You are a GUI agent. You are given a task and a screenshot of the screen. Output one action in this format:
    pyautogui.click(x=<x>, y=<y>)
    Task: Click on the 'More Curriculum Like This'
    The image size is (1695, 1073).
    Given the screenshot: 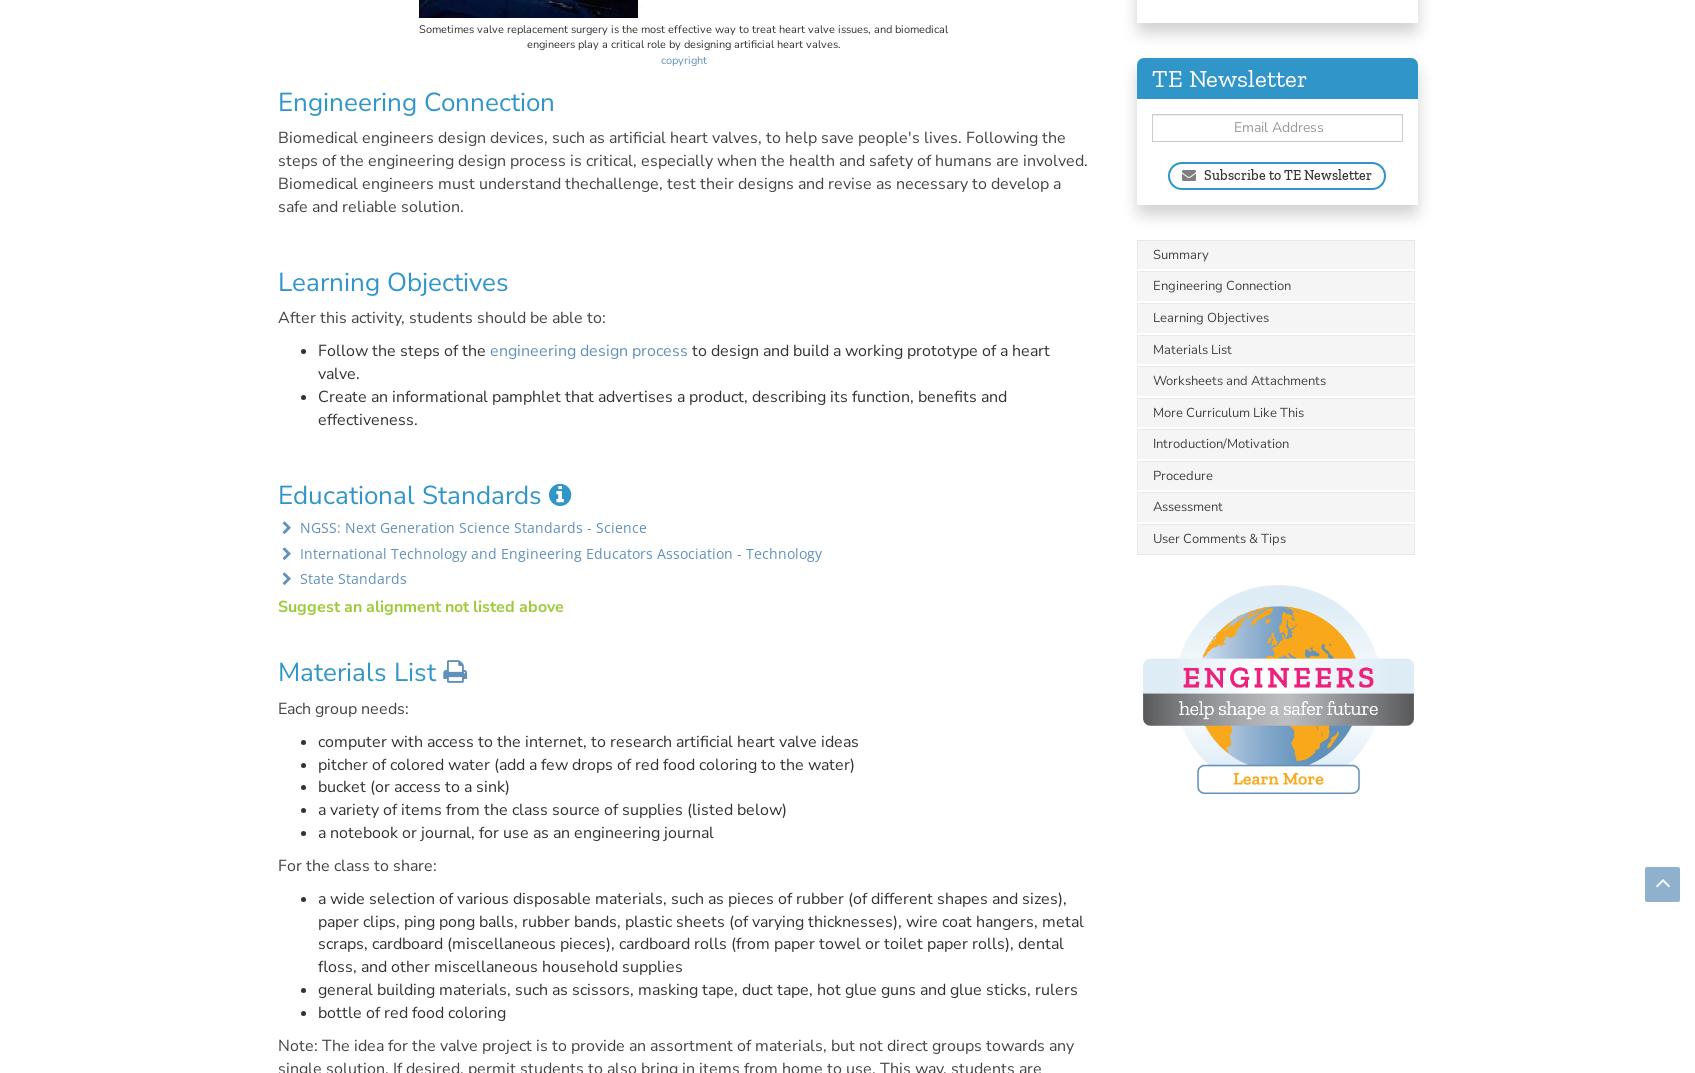 What is the action you would take?
    pyautogui.click(x=1228, y=411)
    